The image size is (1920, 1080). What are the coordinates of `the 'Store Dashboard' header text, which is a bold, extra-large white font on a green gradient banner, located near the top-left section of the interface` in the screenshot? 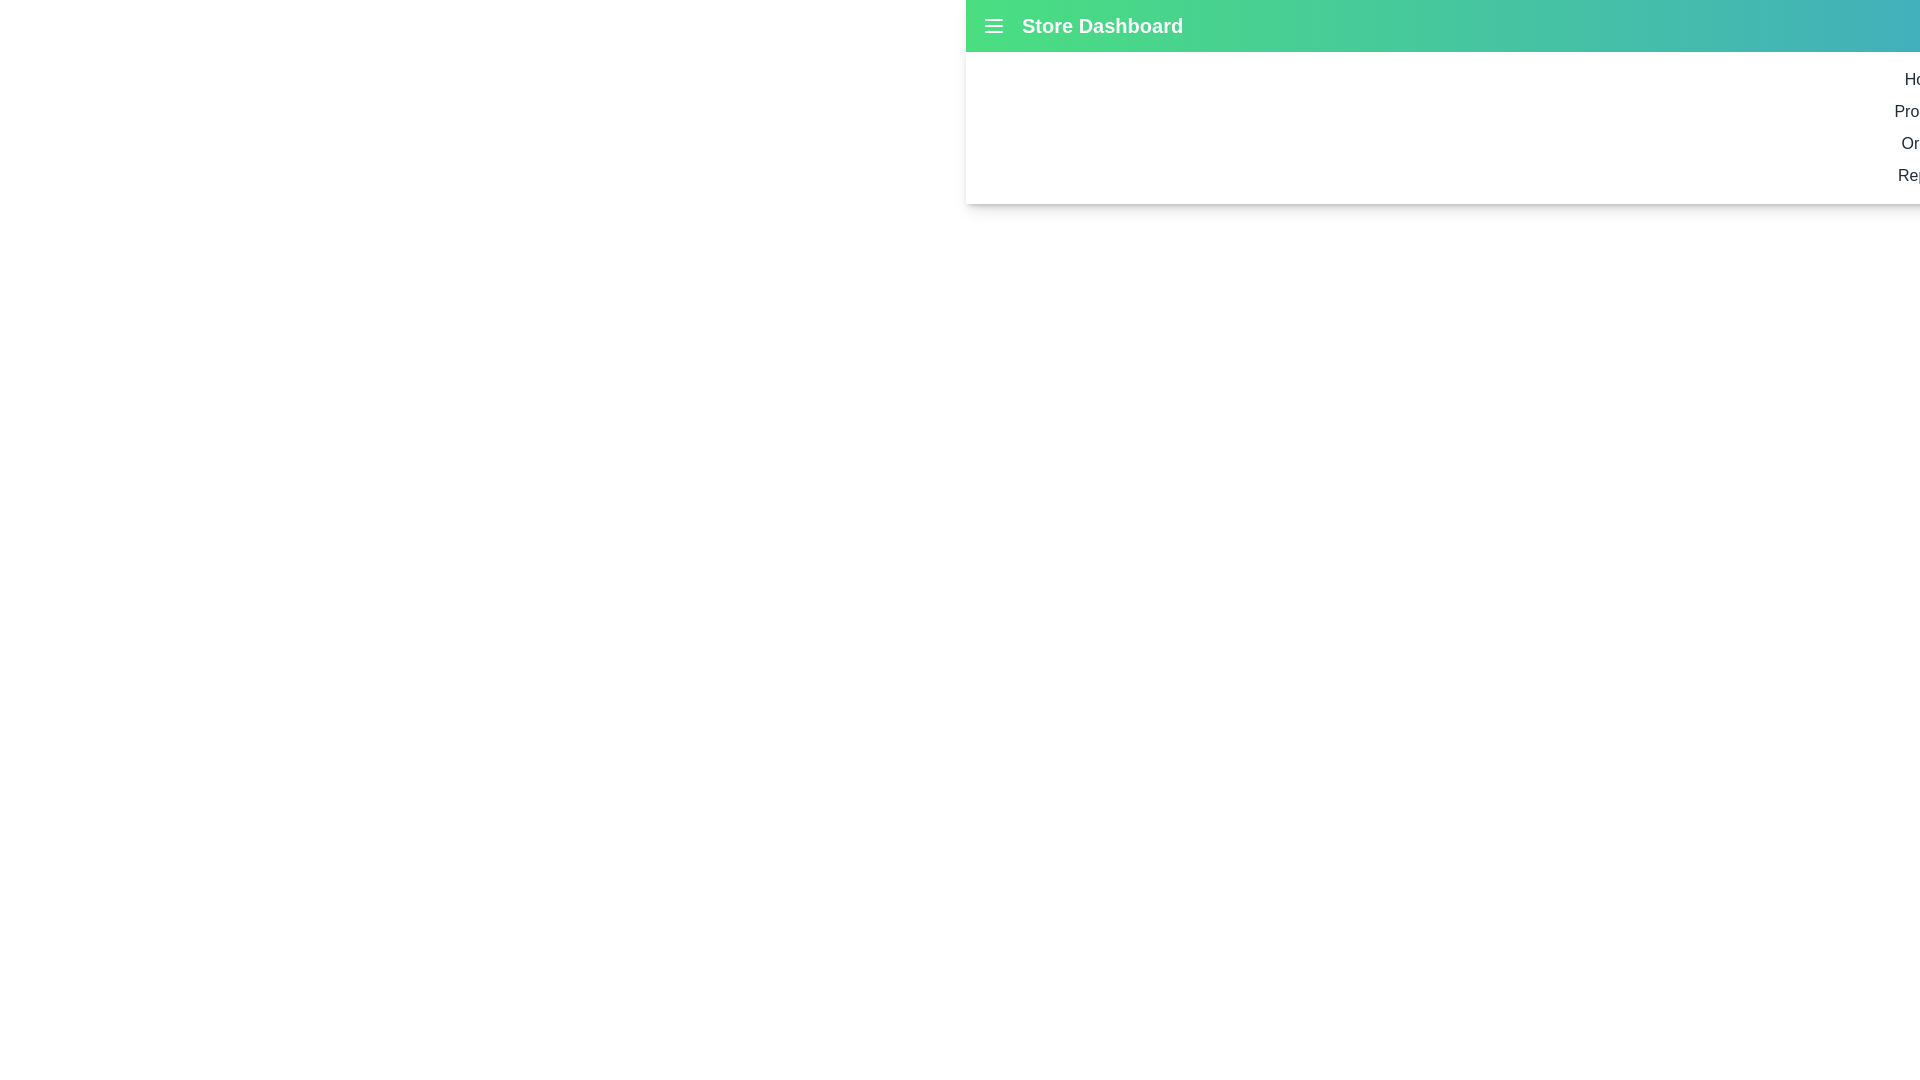 It's located at (1101, 26).